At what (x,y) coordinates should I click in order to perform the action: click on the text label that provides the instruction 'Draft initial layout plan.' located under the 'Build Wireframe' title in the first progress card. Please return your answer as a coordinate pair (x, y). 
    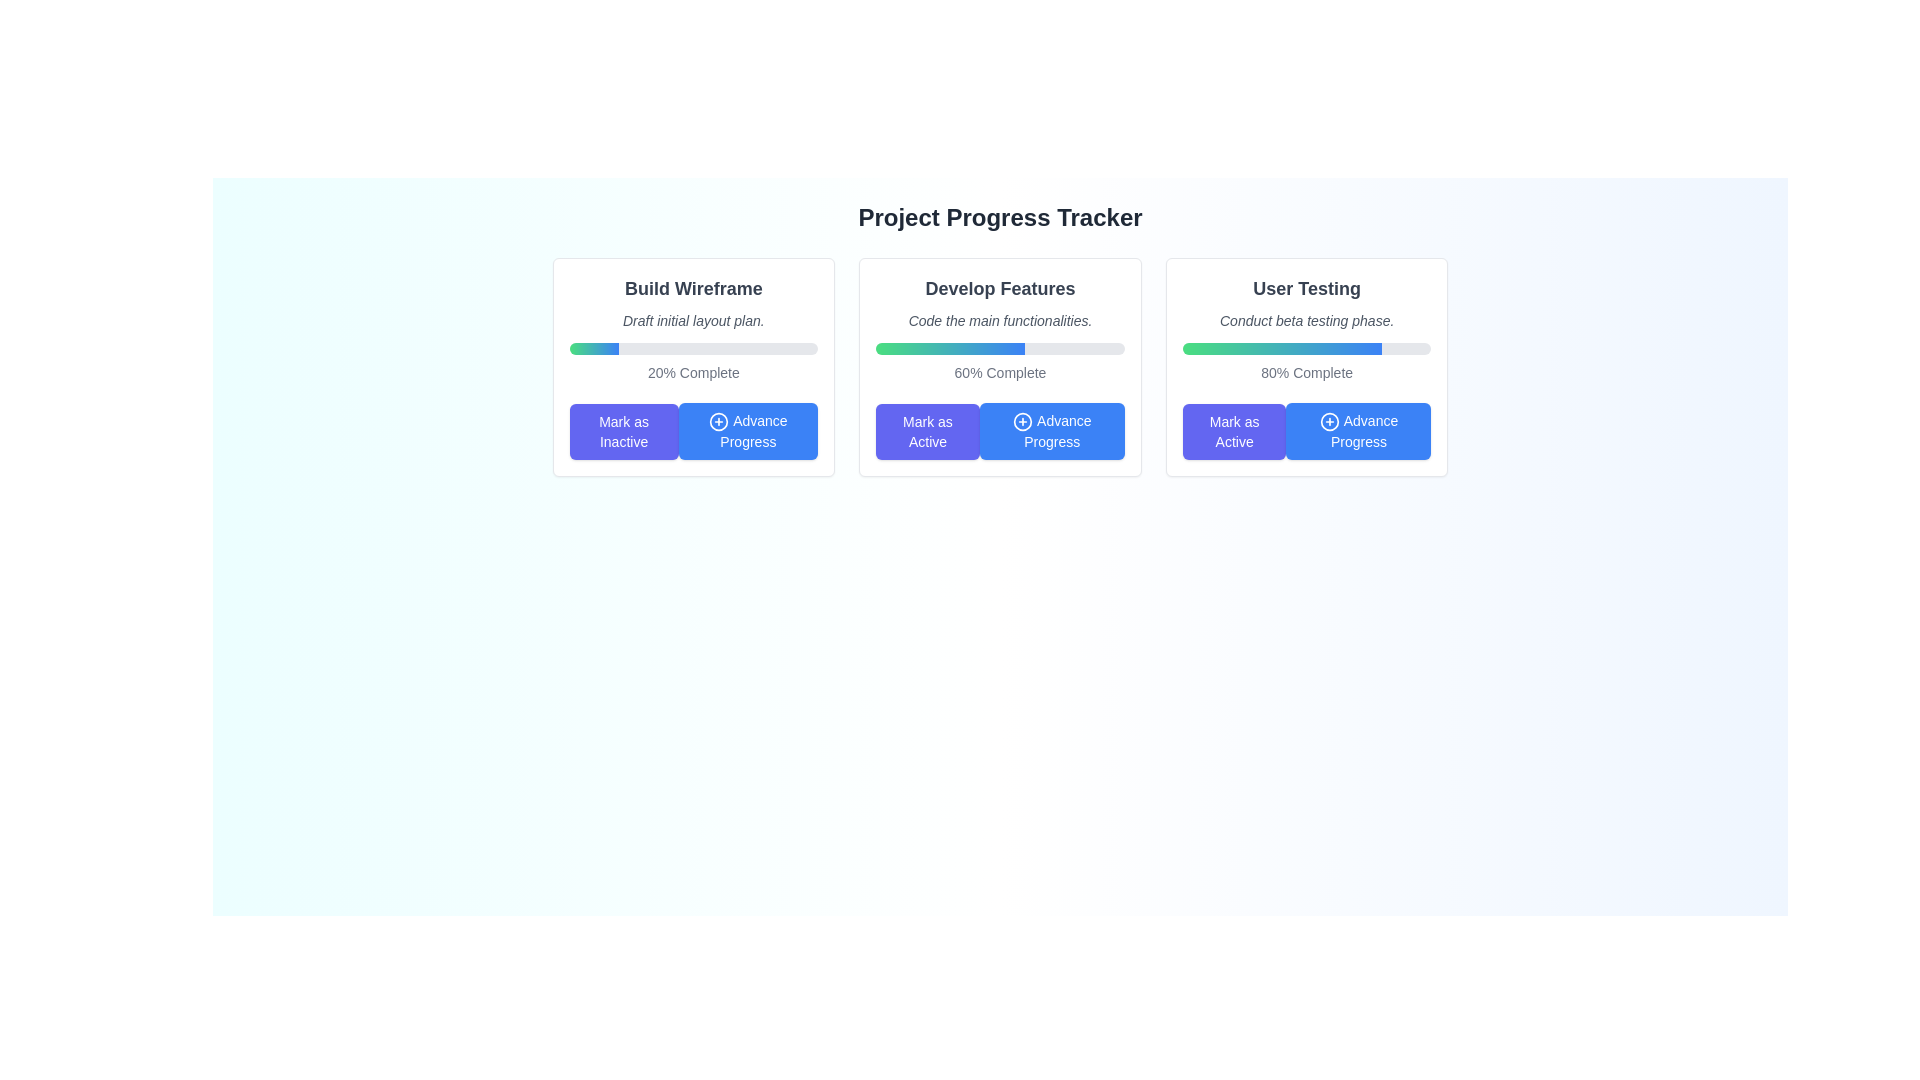
    Looking at the image, I should click on (693, 319).